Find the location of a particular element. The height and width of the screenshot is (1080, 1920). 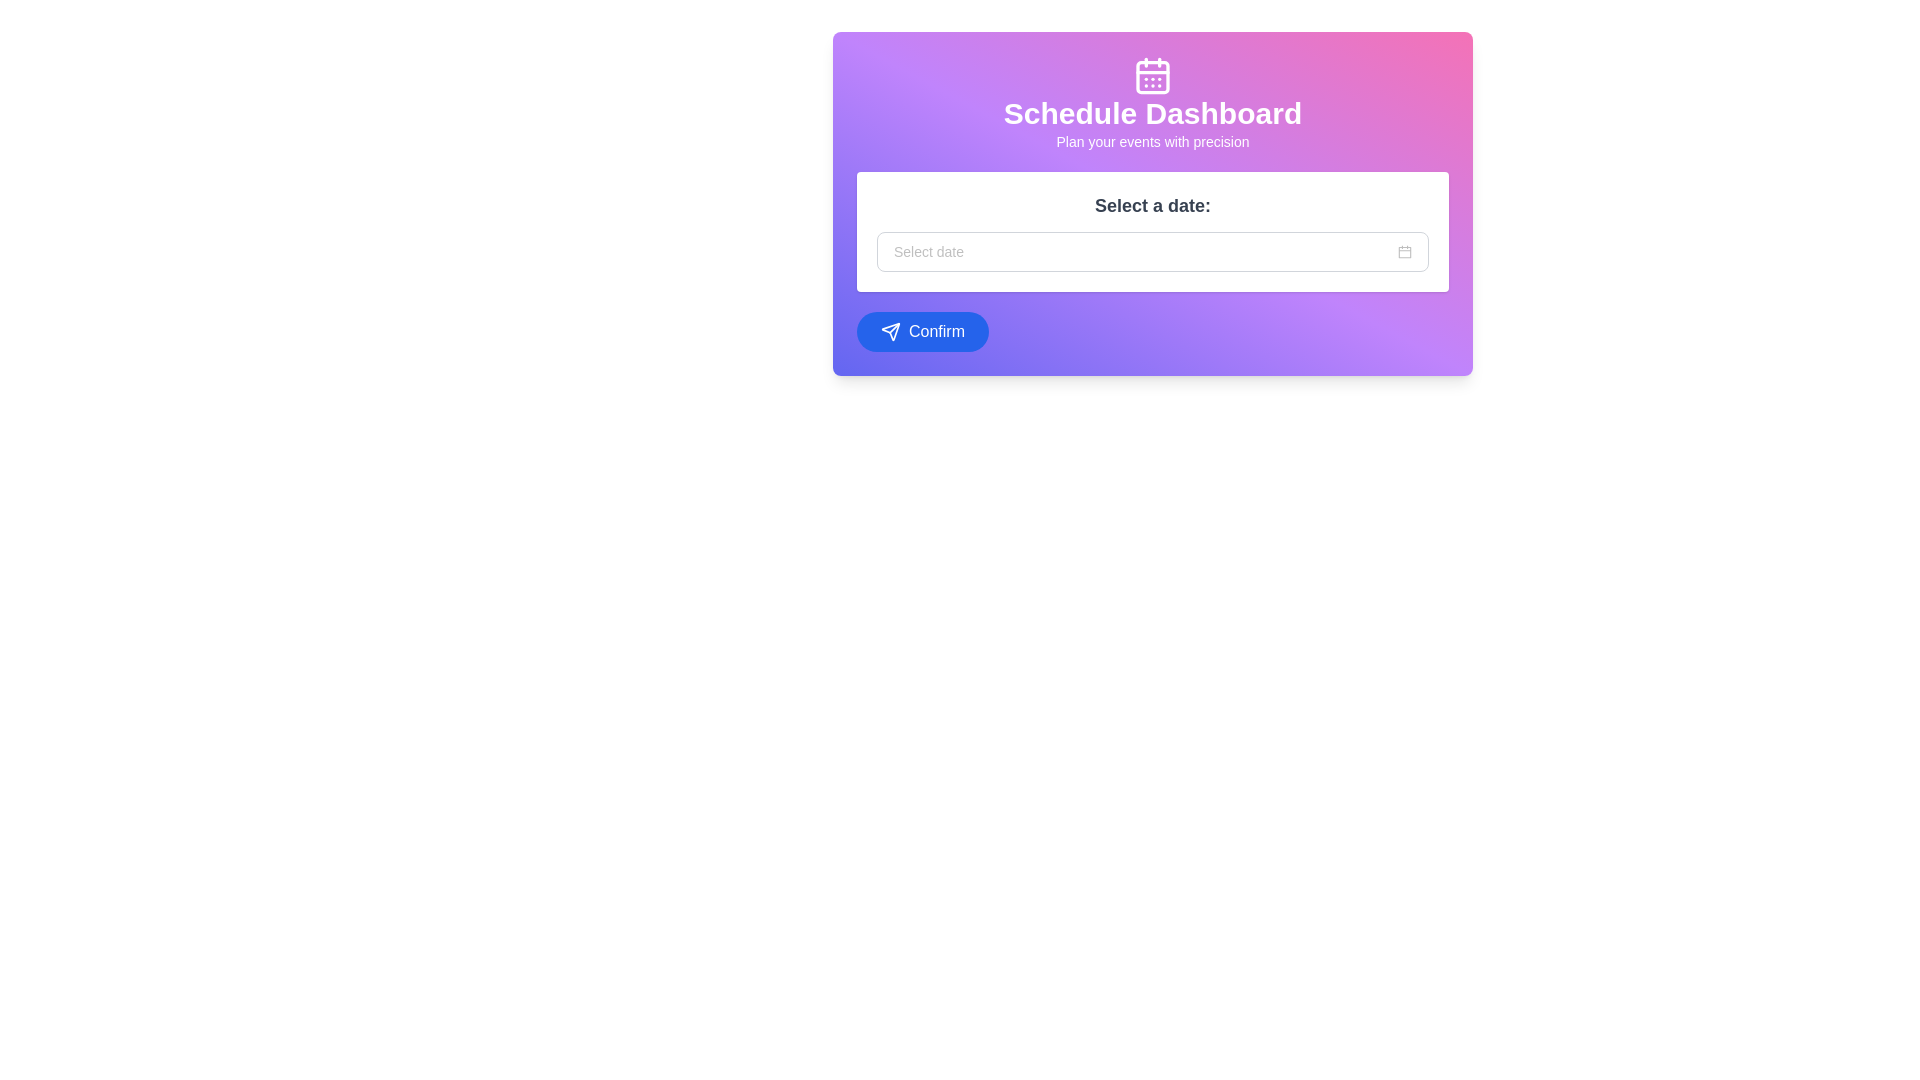

the icon within the 'Confirm' button, which visually represents the action to submit or send the selected date, located in the lower-left area of a purple-colored card is located at coordinates (890, 330).